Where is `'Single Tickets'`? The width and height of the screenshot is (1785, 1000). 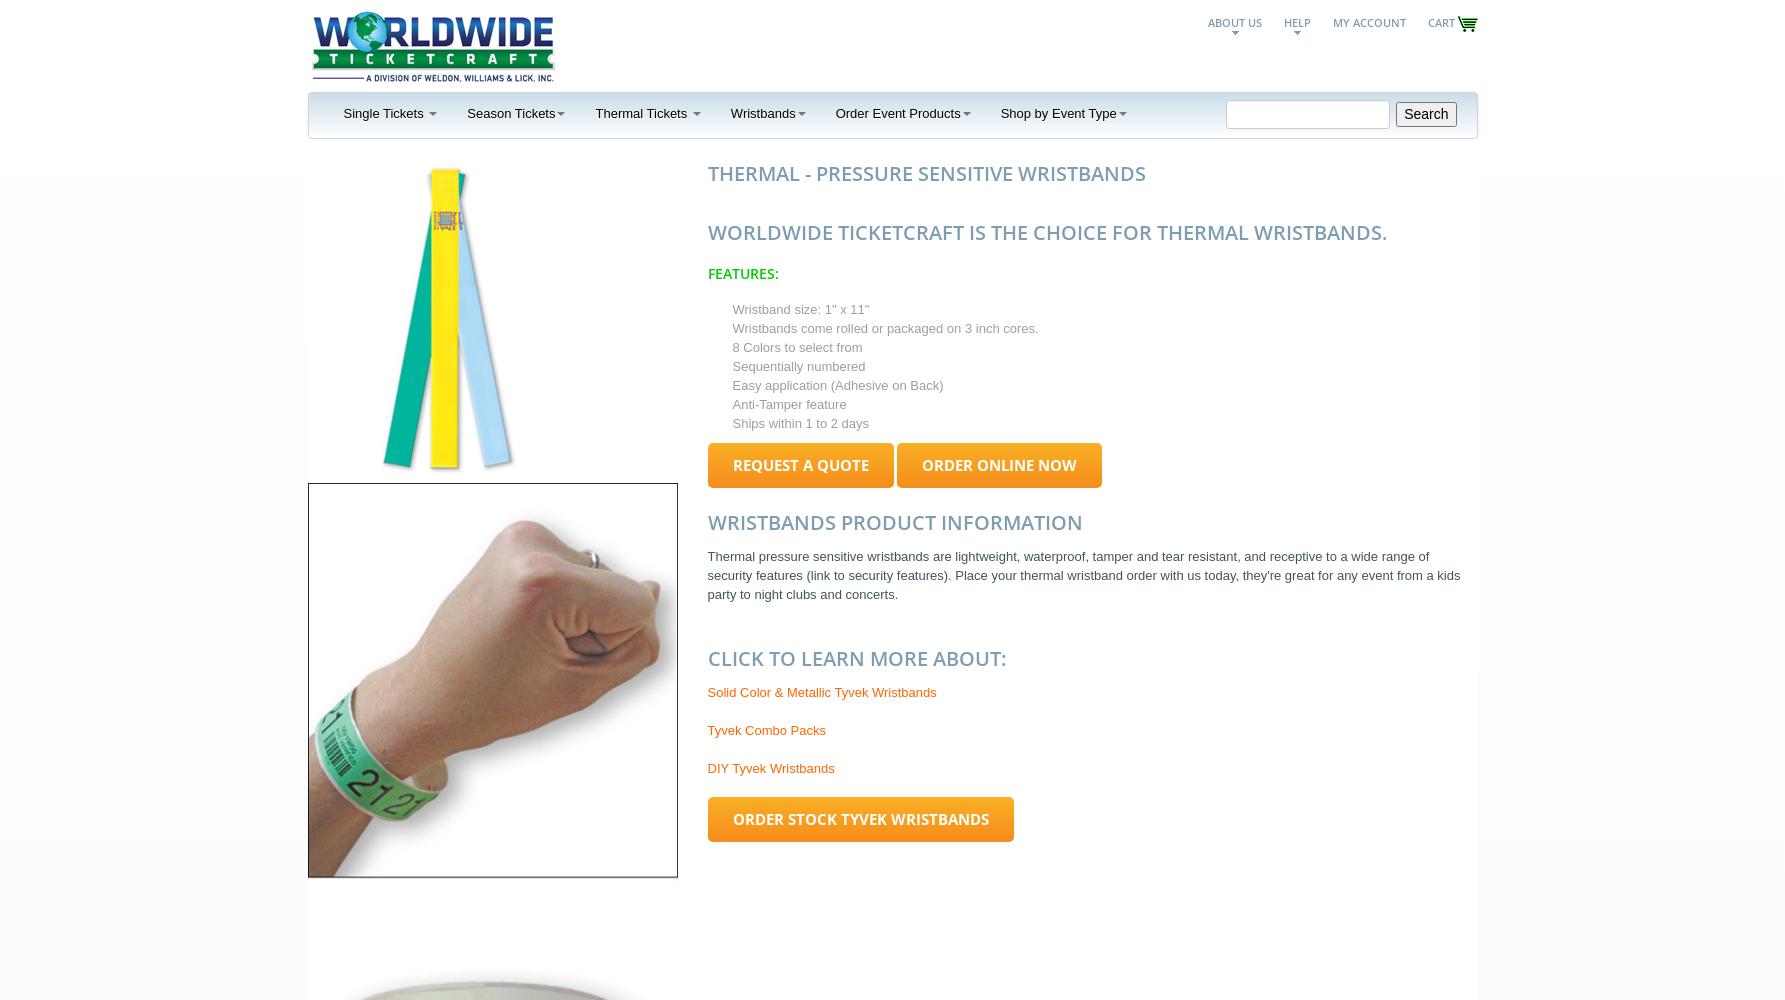 'Single Tickets' is located at coordinates (384, 111).